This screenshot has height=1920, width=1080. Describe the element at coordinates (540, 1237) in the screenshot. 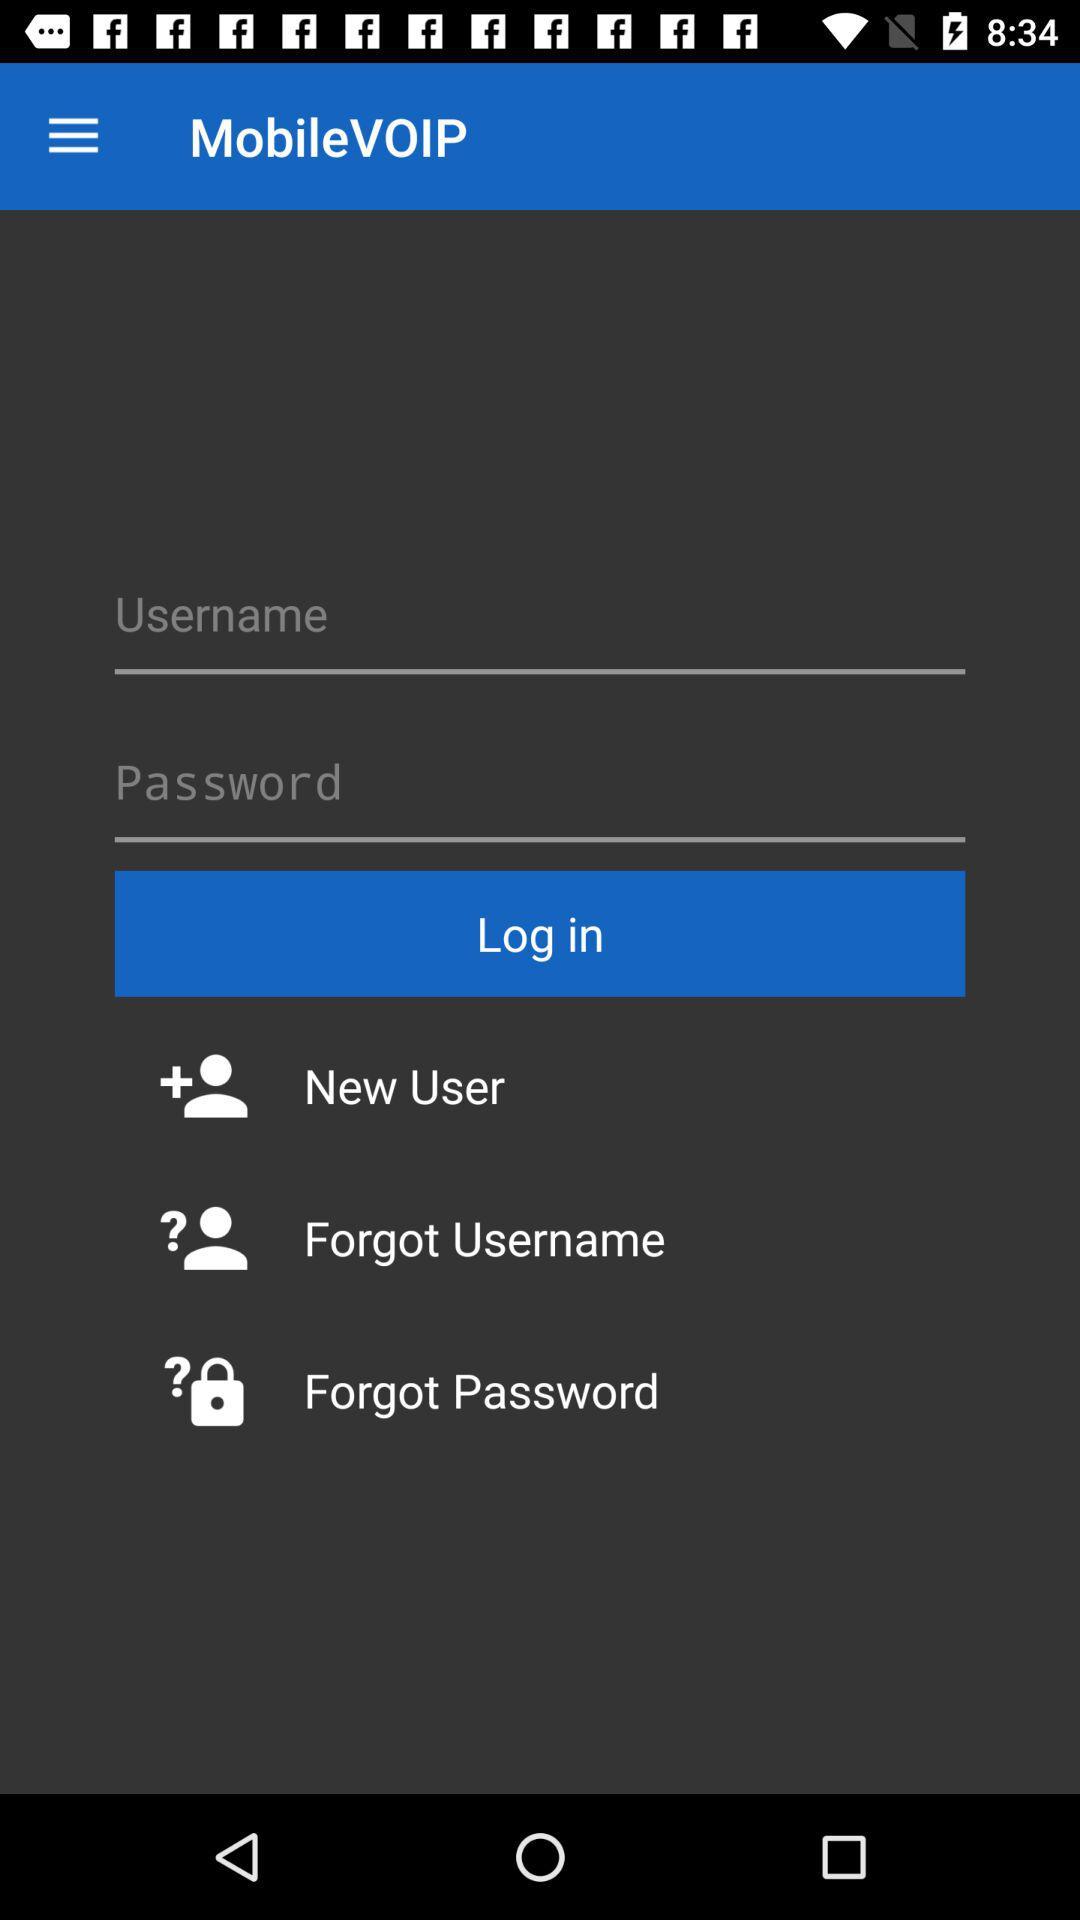

I see `forgot username icon` at that location.